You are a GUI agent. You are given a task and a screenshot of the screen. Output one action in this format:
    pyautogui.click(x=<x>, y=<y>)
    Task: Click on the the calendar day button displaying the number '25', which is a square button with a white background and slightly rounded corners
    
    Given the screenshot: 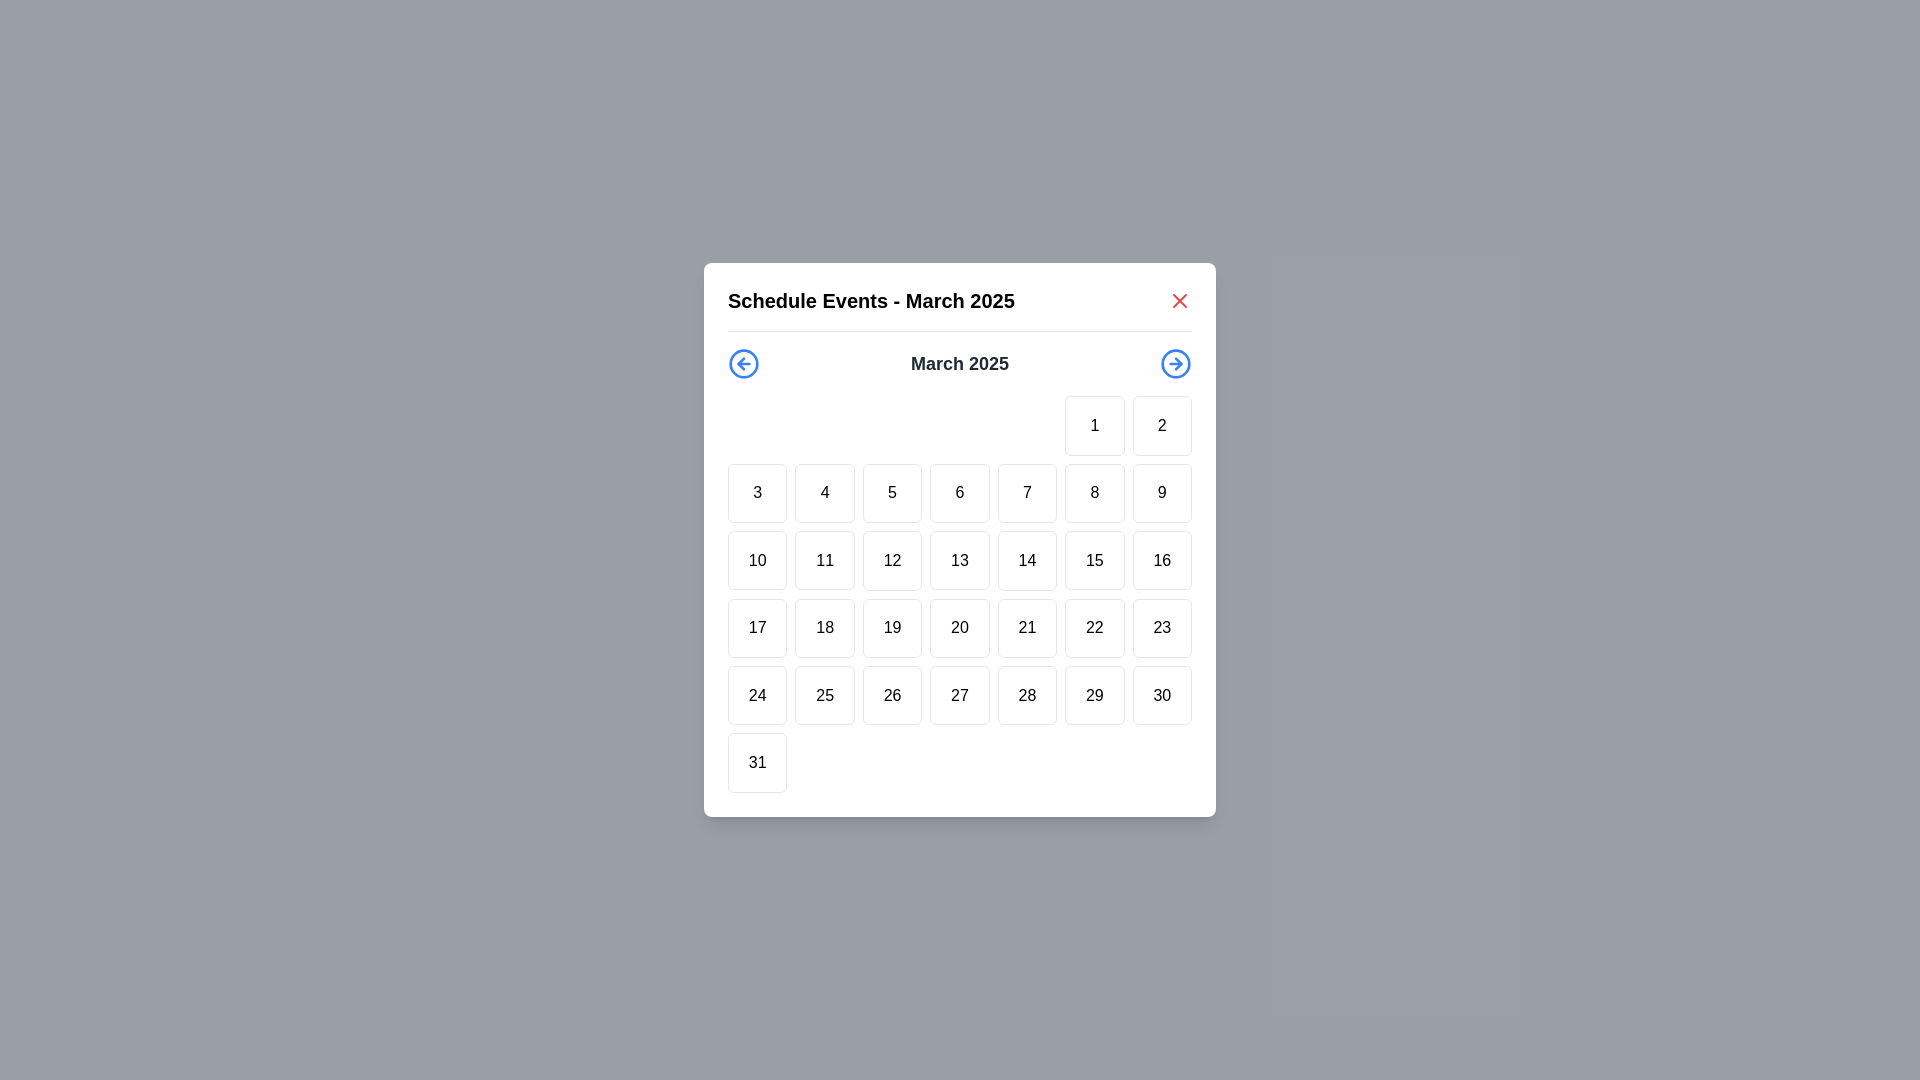 What is the action you would take?
    pyautogui.click(x=825, y=694)
    